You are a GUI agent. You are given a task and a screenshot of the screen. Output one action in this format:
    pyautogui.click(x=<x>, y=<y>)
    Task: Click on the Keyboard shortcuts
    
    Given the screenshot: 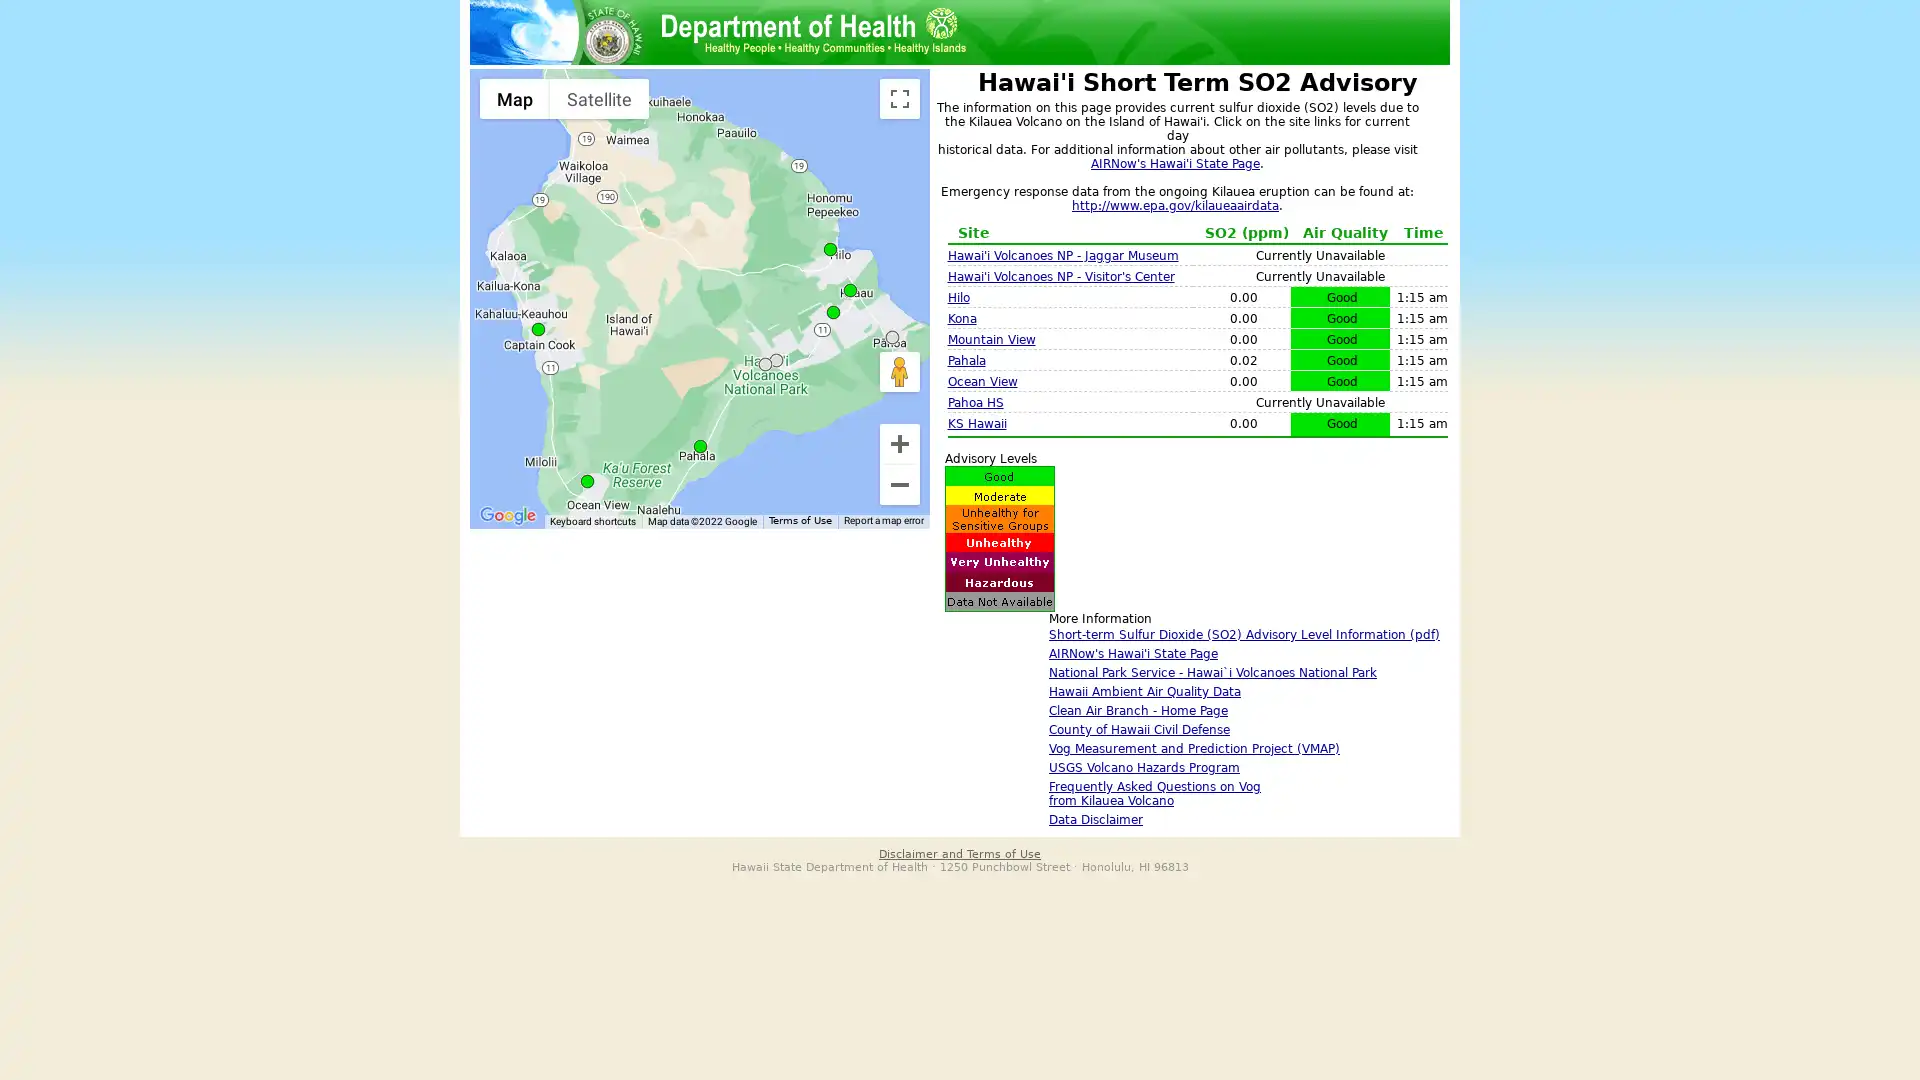 What is the action you would take?
    pyautogui.click(x=592, y=520)
    